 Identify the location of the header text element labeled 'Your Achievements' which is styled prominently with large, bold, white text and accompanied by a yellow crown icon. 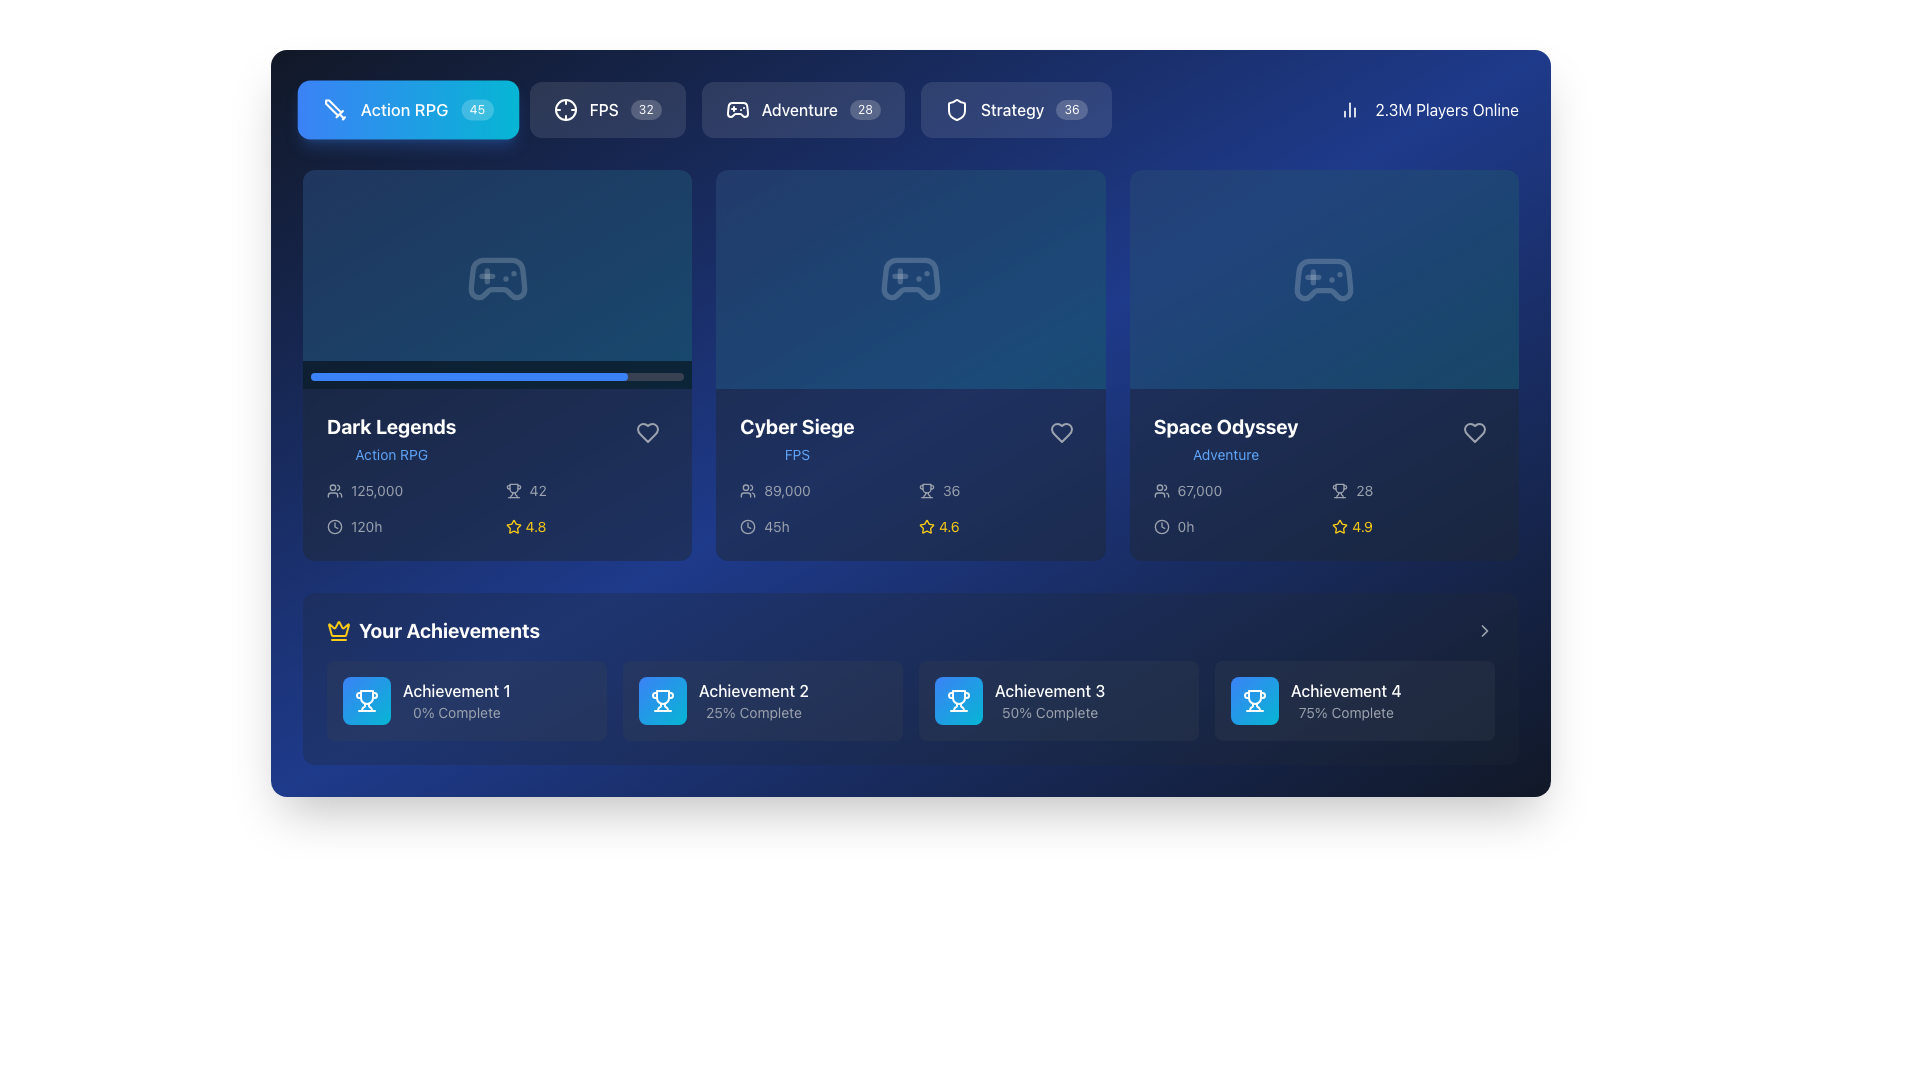
(432, 631).